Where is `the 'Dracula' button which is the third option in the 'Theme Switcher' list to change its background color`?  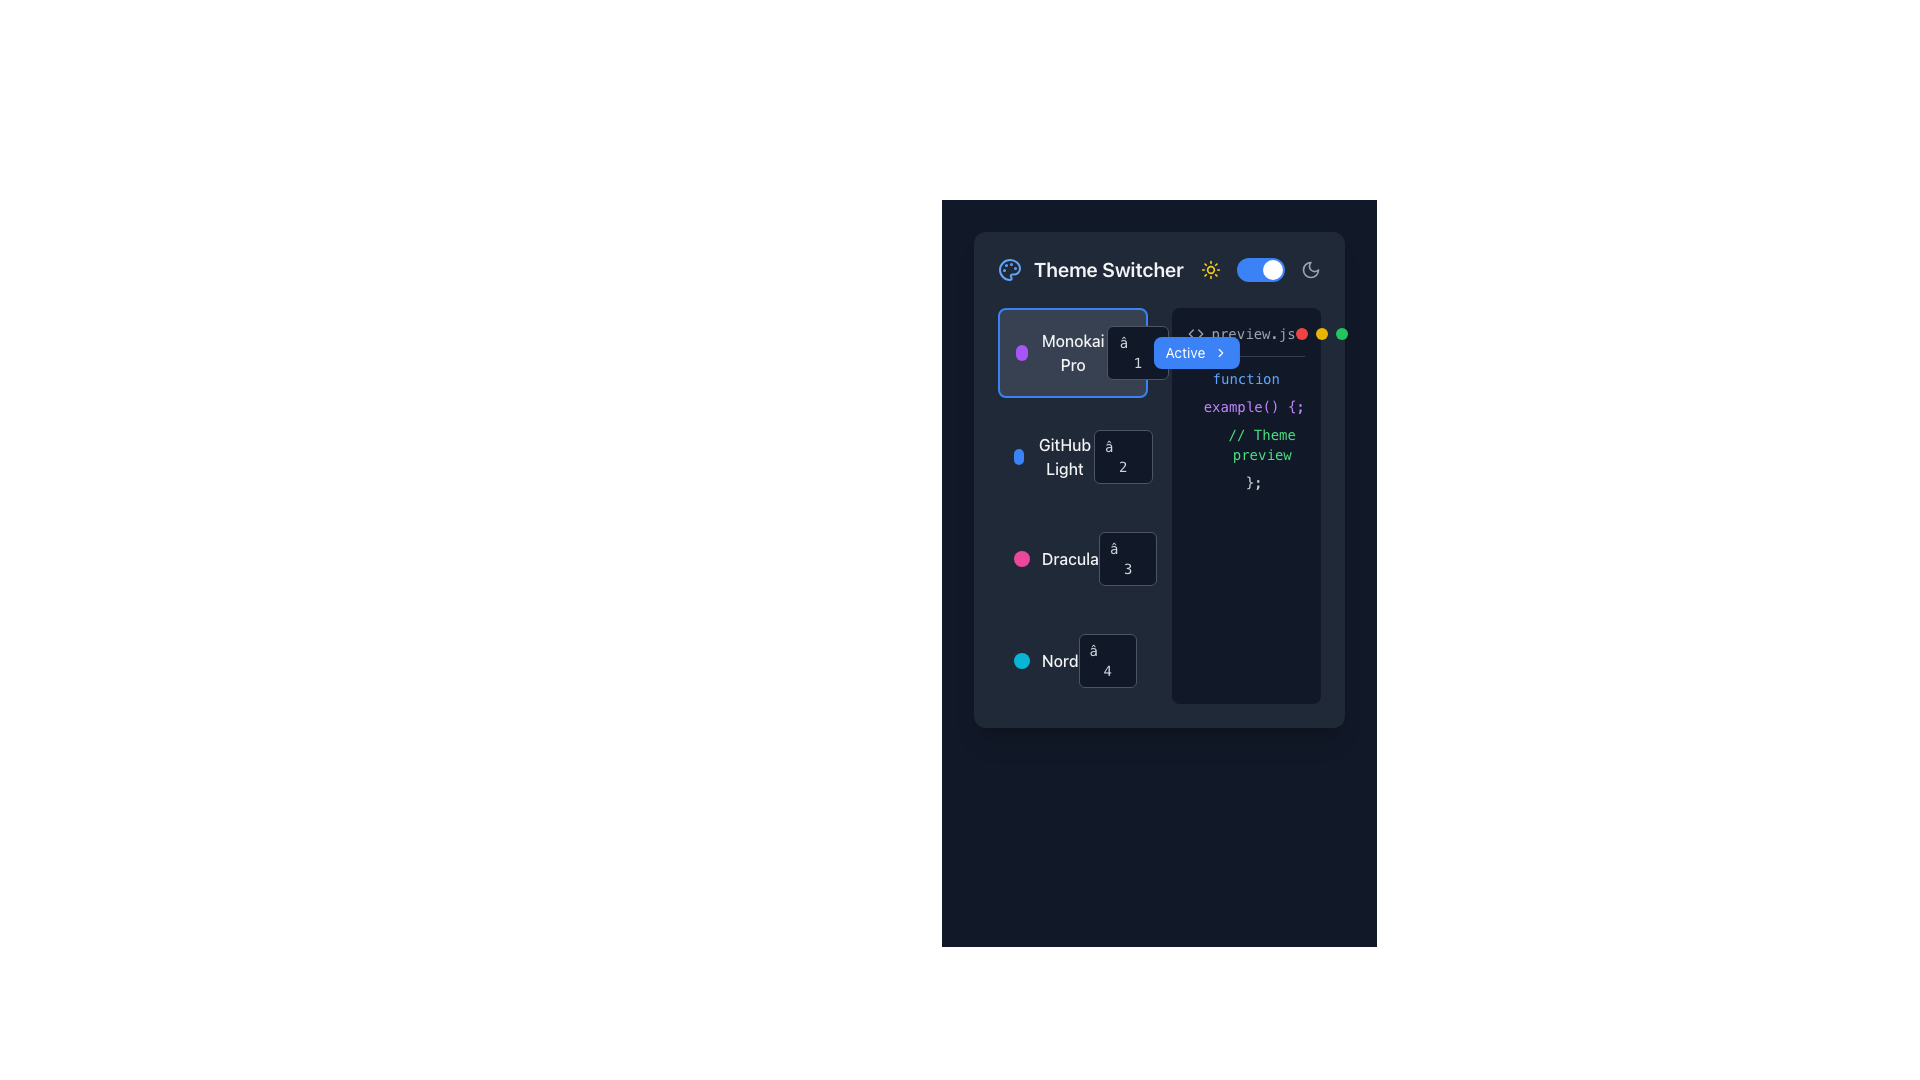
the 'Dracula' button which is the third option in the 'Theme Switcher' list to change its background color is located at coordinates (1071, 559).